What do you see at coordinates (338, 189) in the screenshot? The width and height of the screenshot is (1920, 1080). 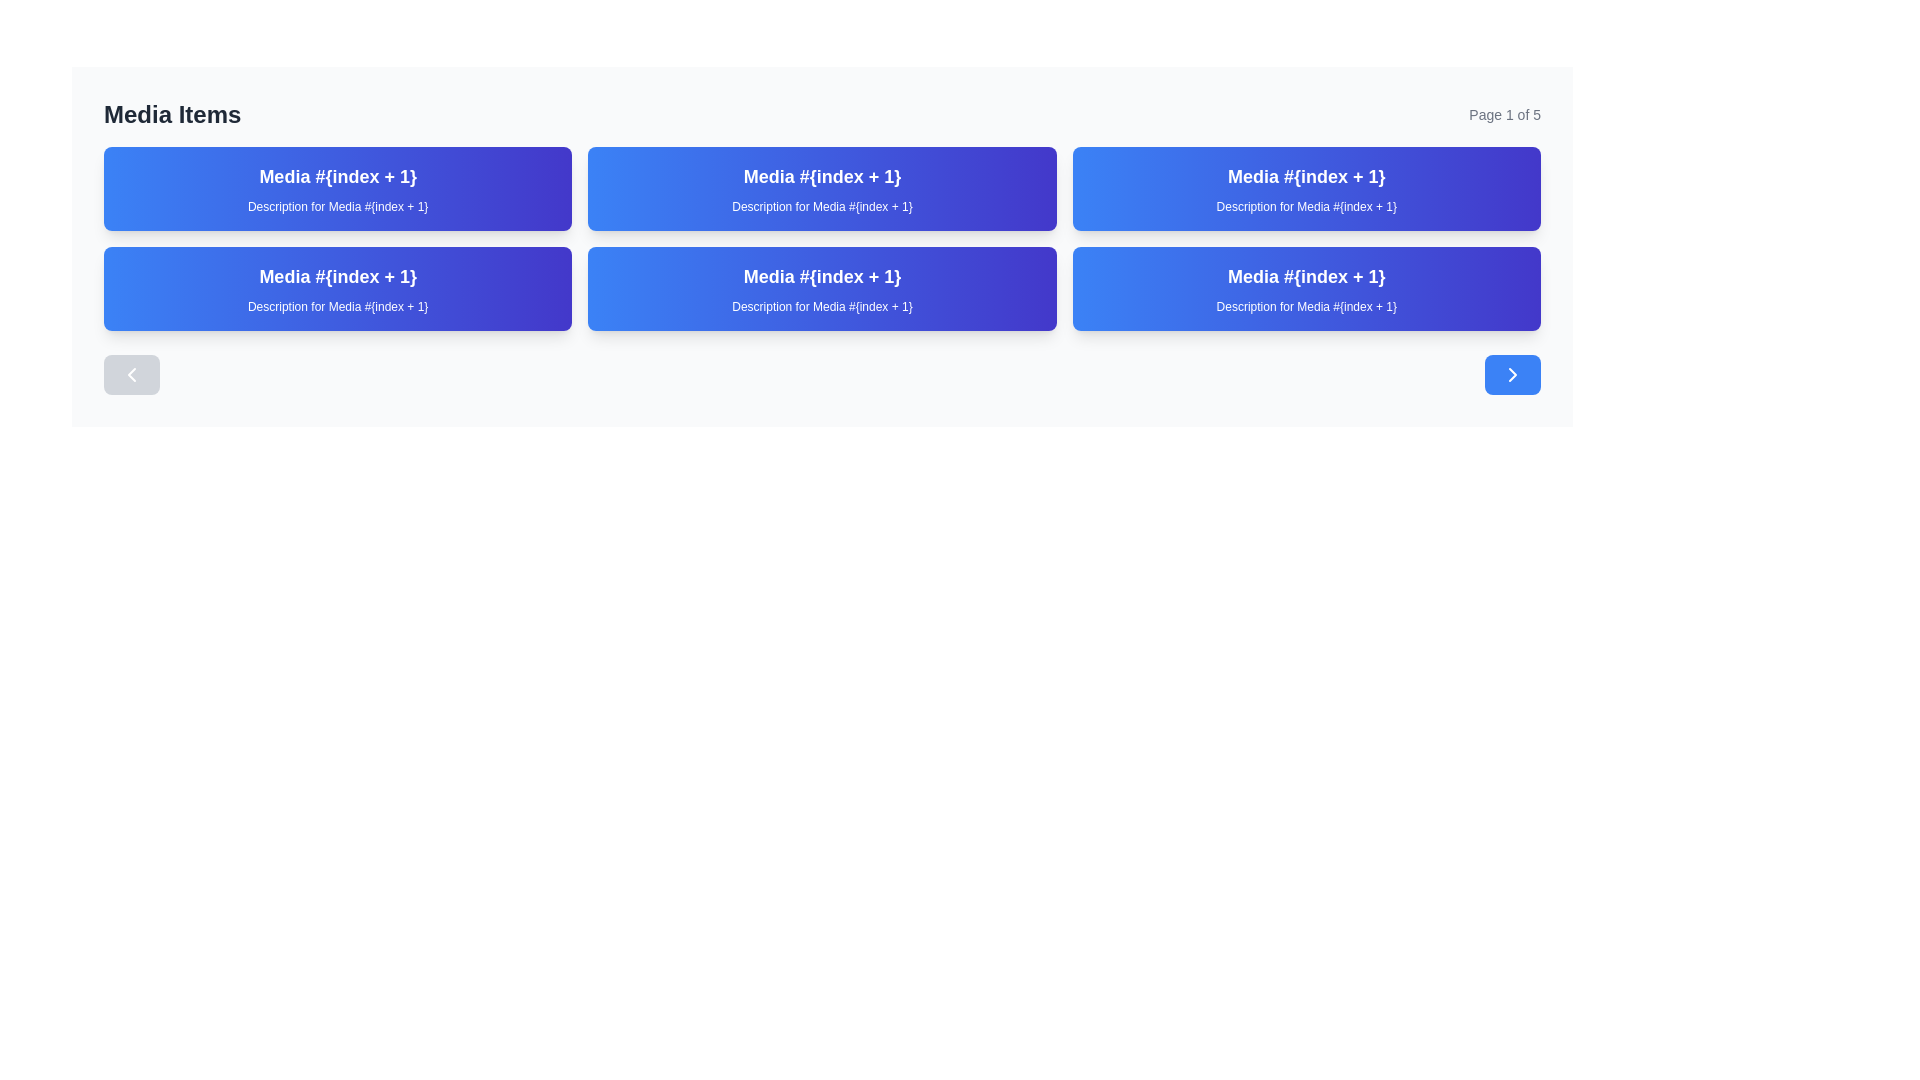 I see `the media card located at the top-left corner of the grid, which displays the title and description of a specific media item` at bounding box center [338, 189].